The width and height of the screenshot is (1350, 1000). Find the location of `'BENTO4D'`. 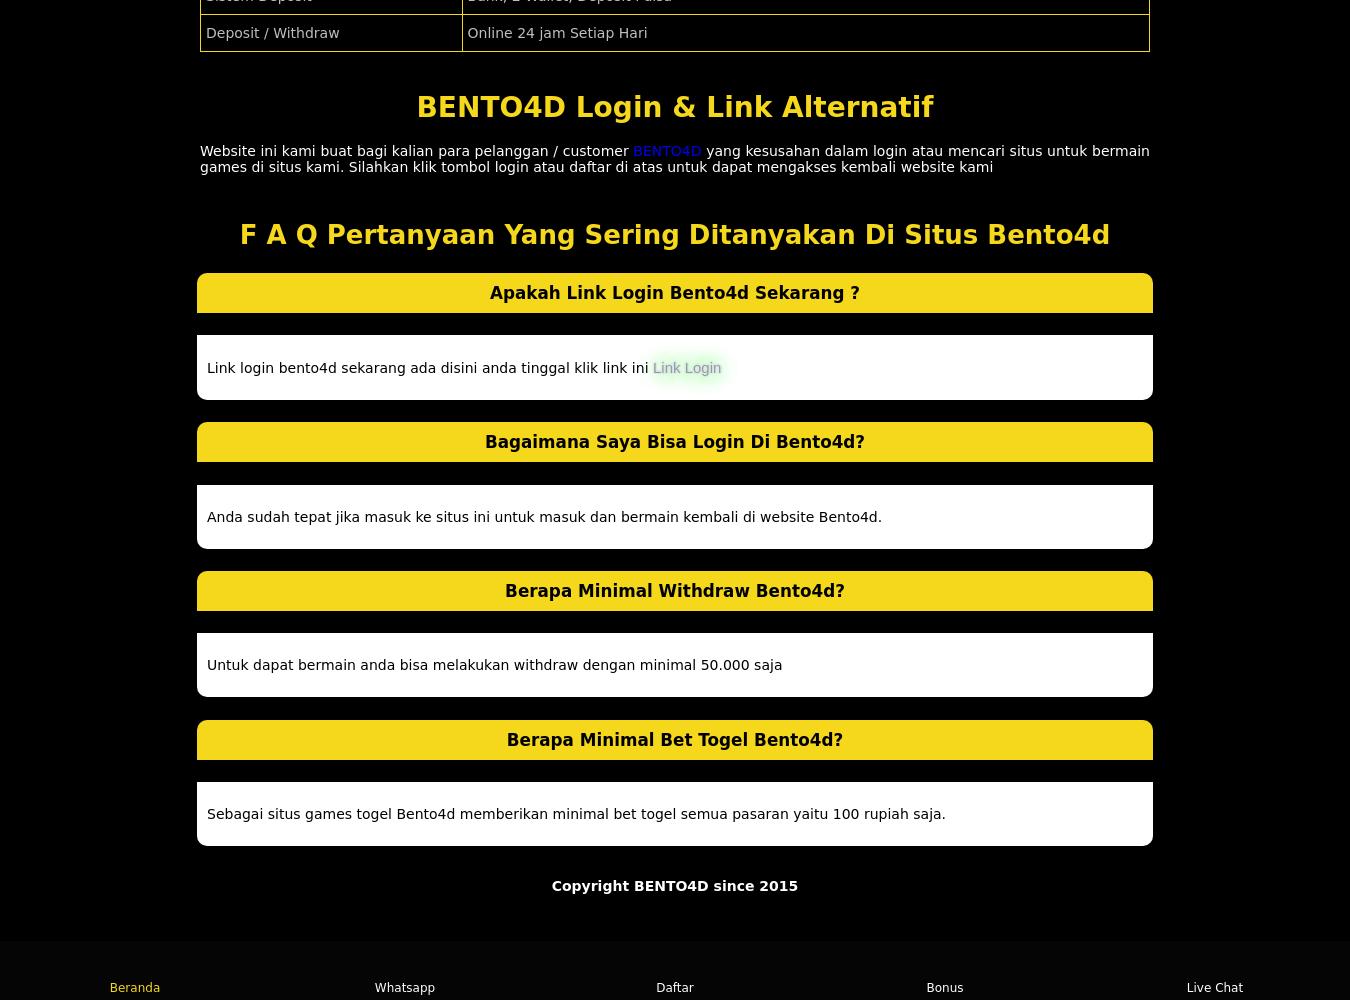

'BENTO4D' is located at coordinates (667, 150).